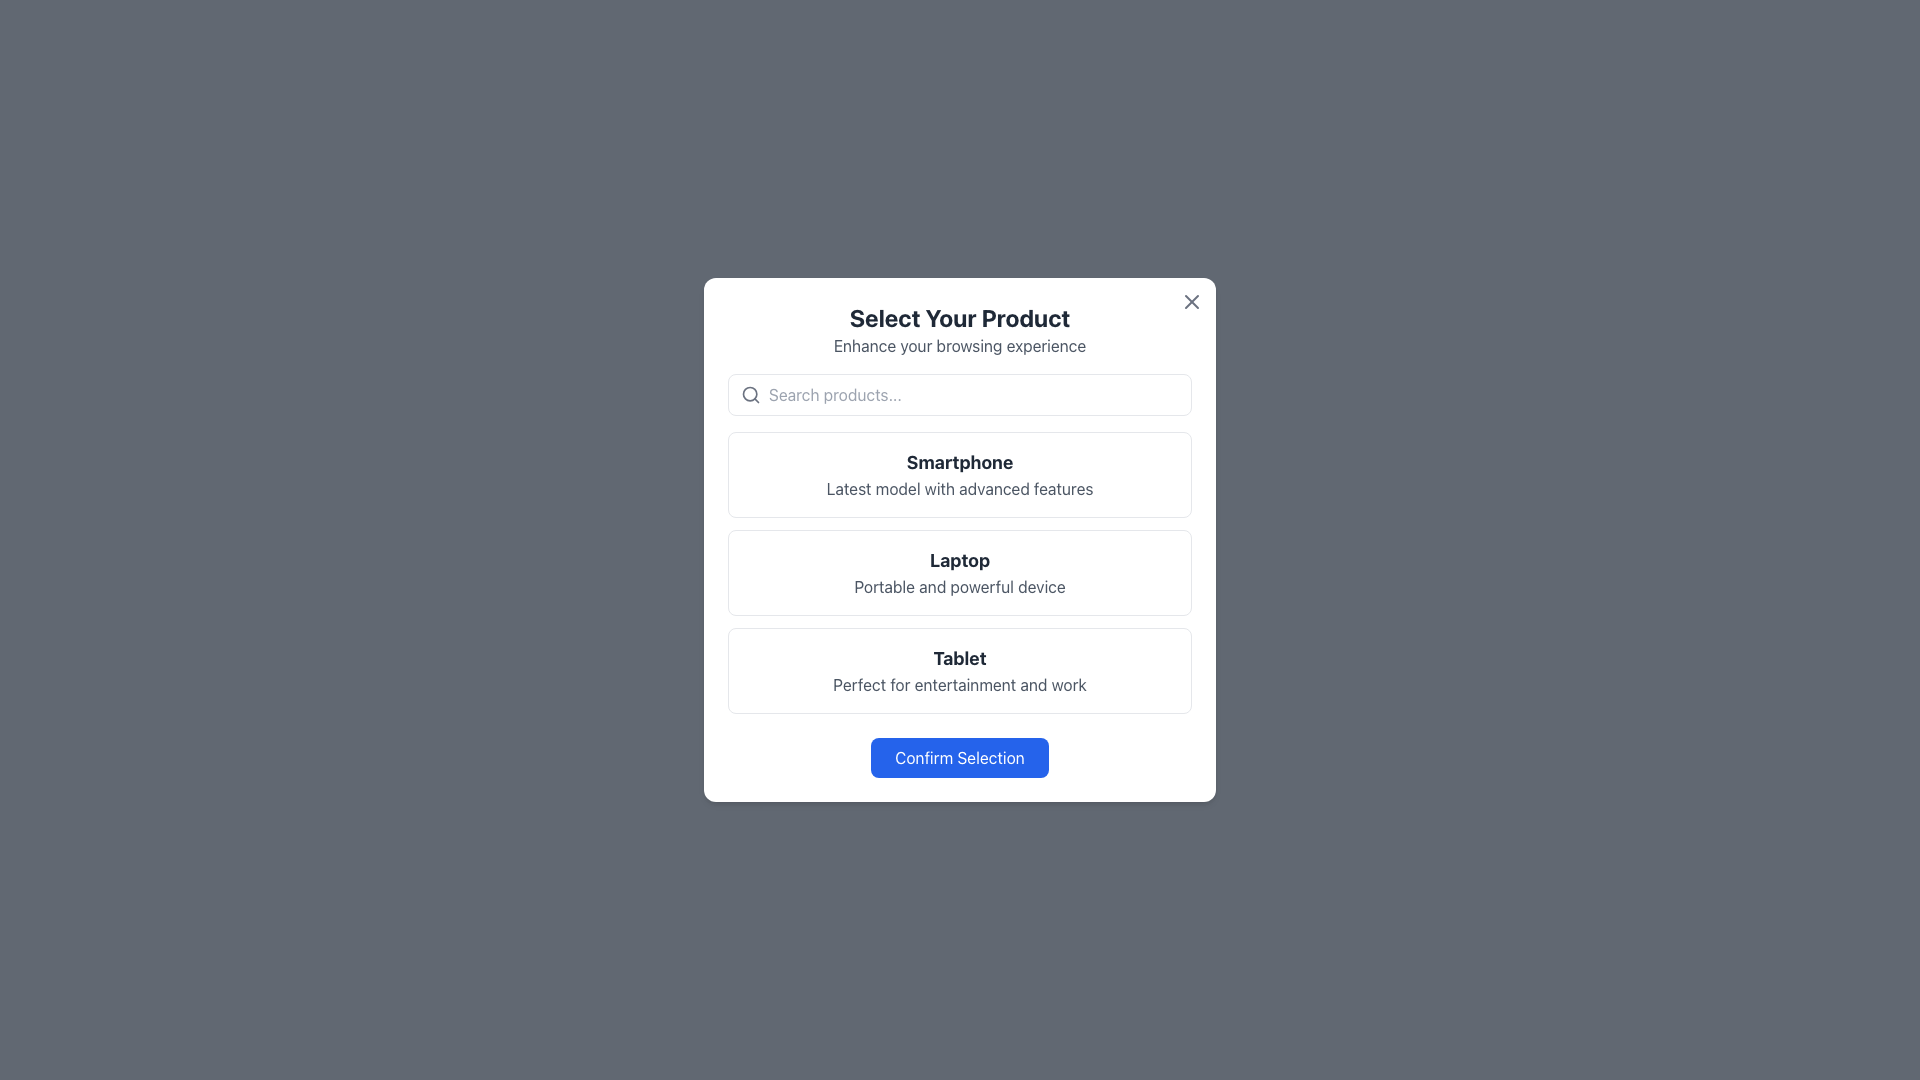 This screenshot has width=1920, height=1080. What do you see at coordinates (960, 462) in the screenshot?
I see `Text Label that serves as the title for the product option, located below the search bar and above the descriptive text on the first card in the vertically stacked list` at bounding box center [960, 462].